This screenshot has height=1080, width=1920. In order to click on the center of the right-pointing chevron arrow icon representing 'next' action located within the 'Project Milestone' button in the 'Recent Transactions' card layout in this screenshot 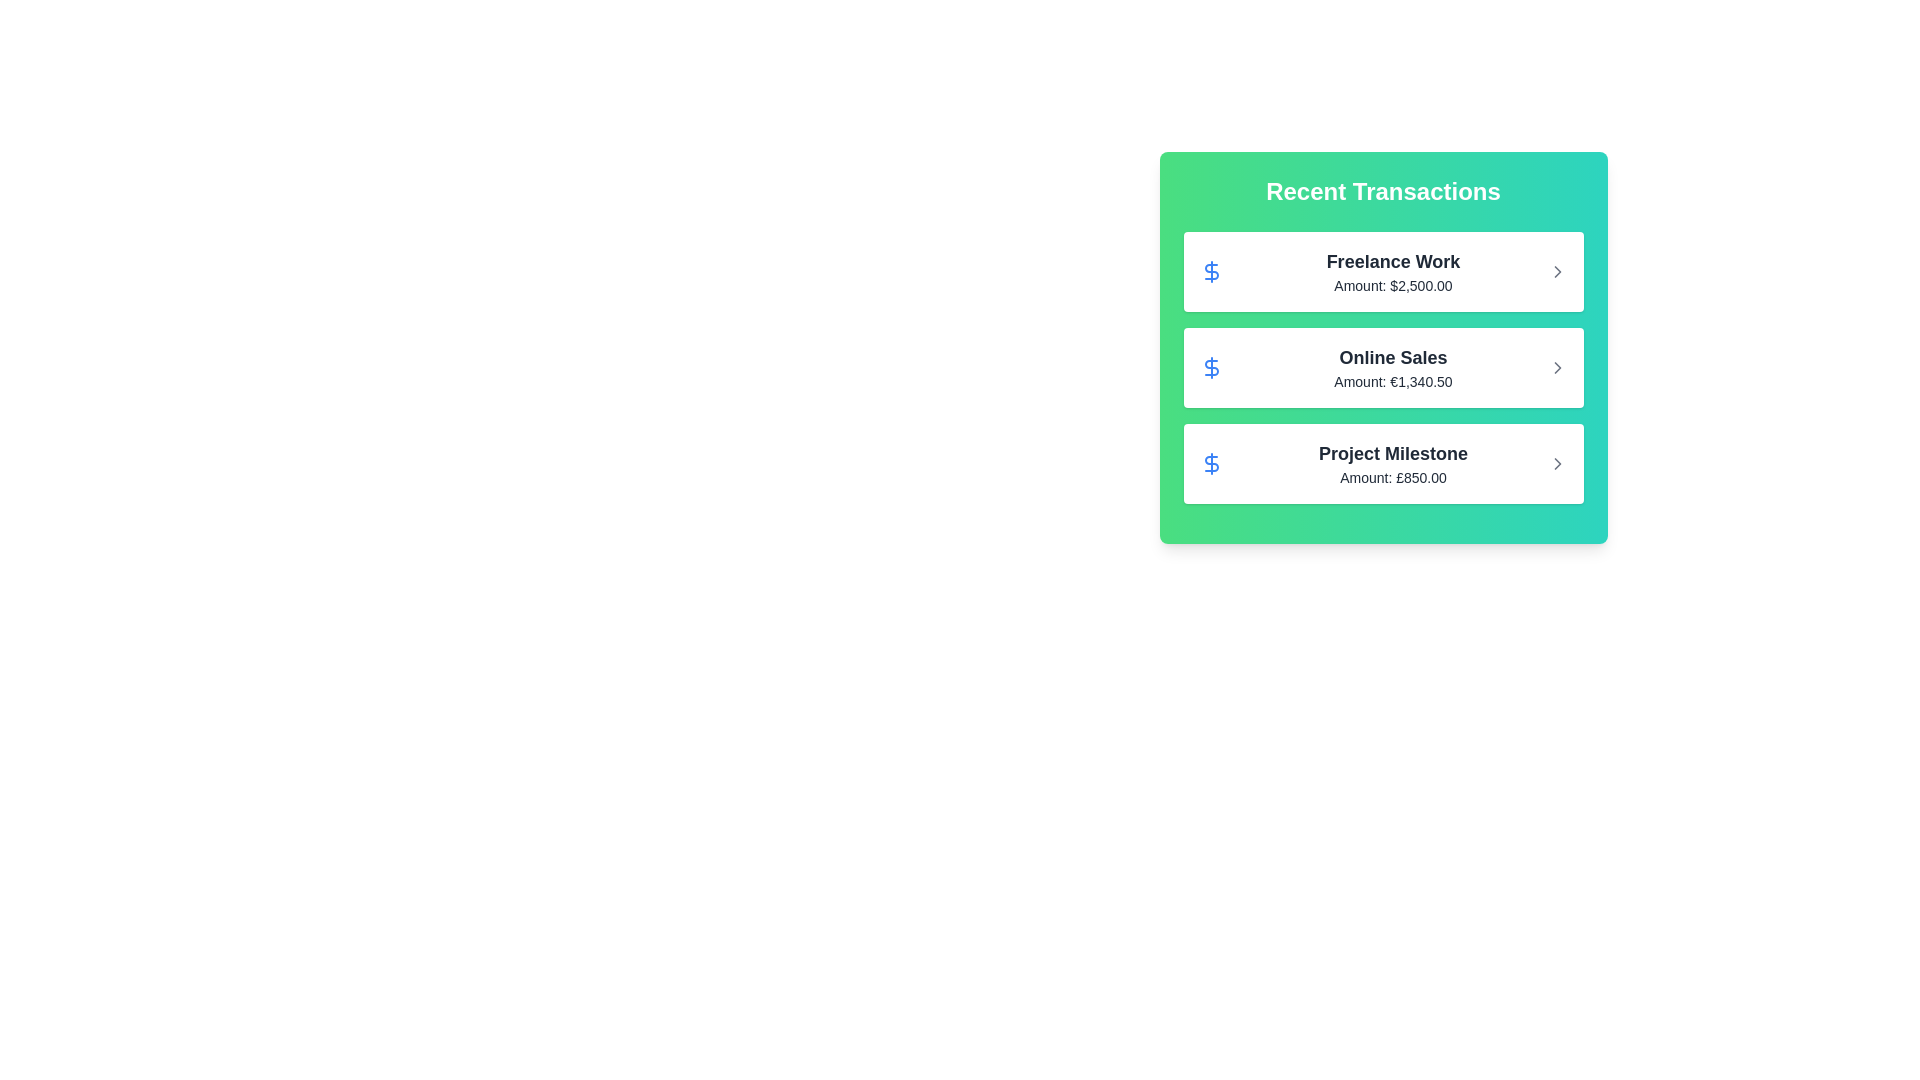, I will do `click(1556, 463)`.